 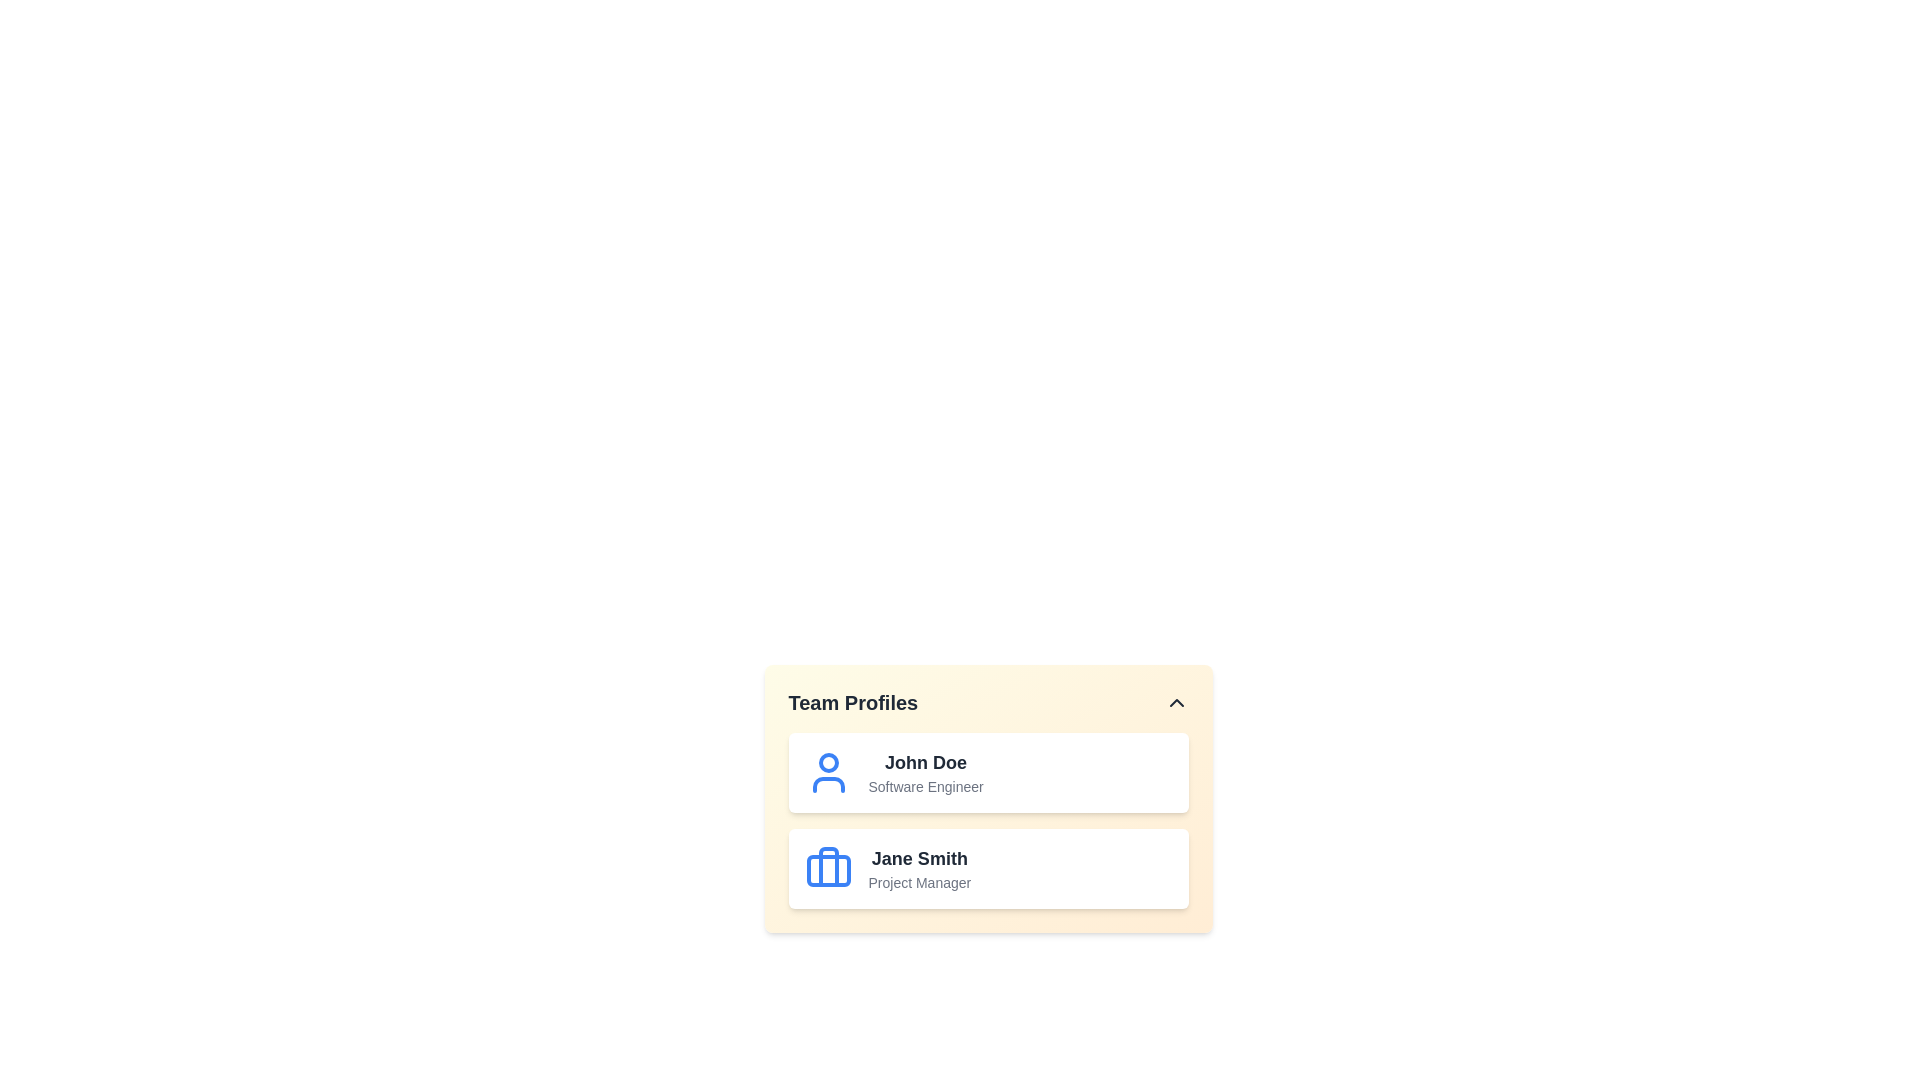 I want to click on the text label that provides additional descriptive information about the user named 'John Doe', which is positioned directly beneath the name in the same card, so click(x=925, y=785).